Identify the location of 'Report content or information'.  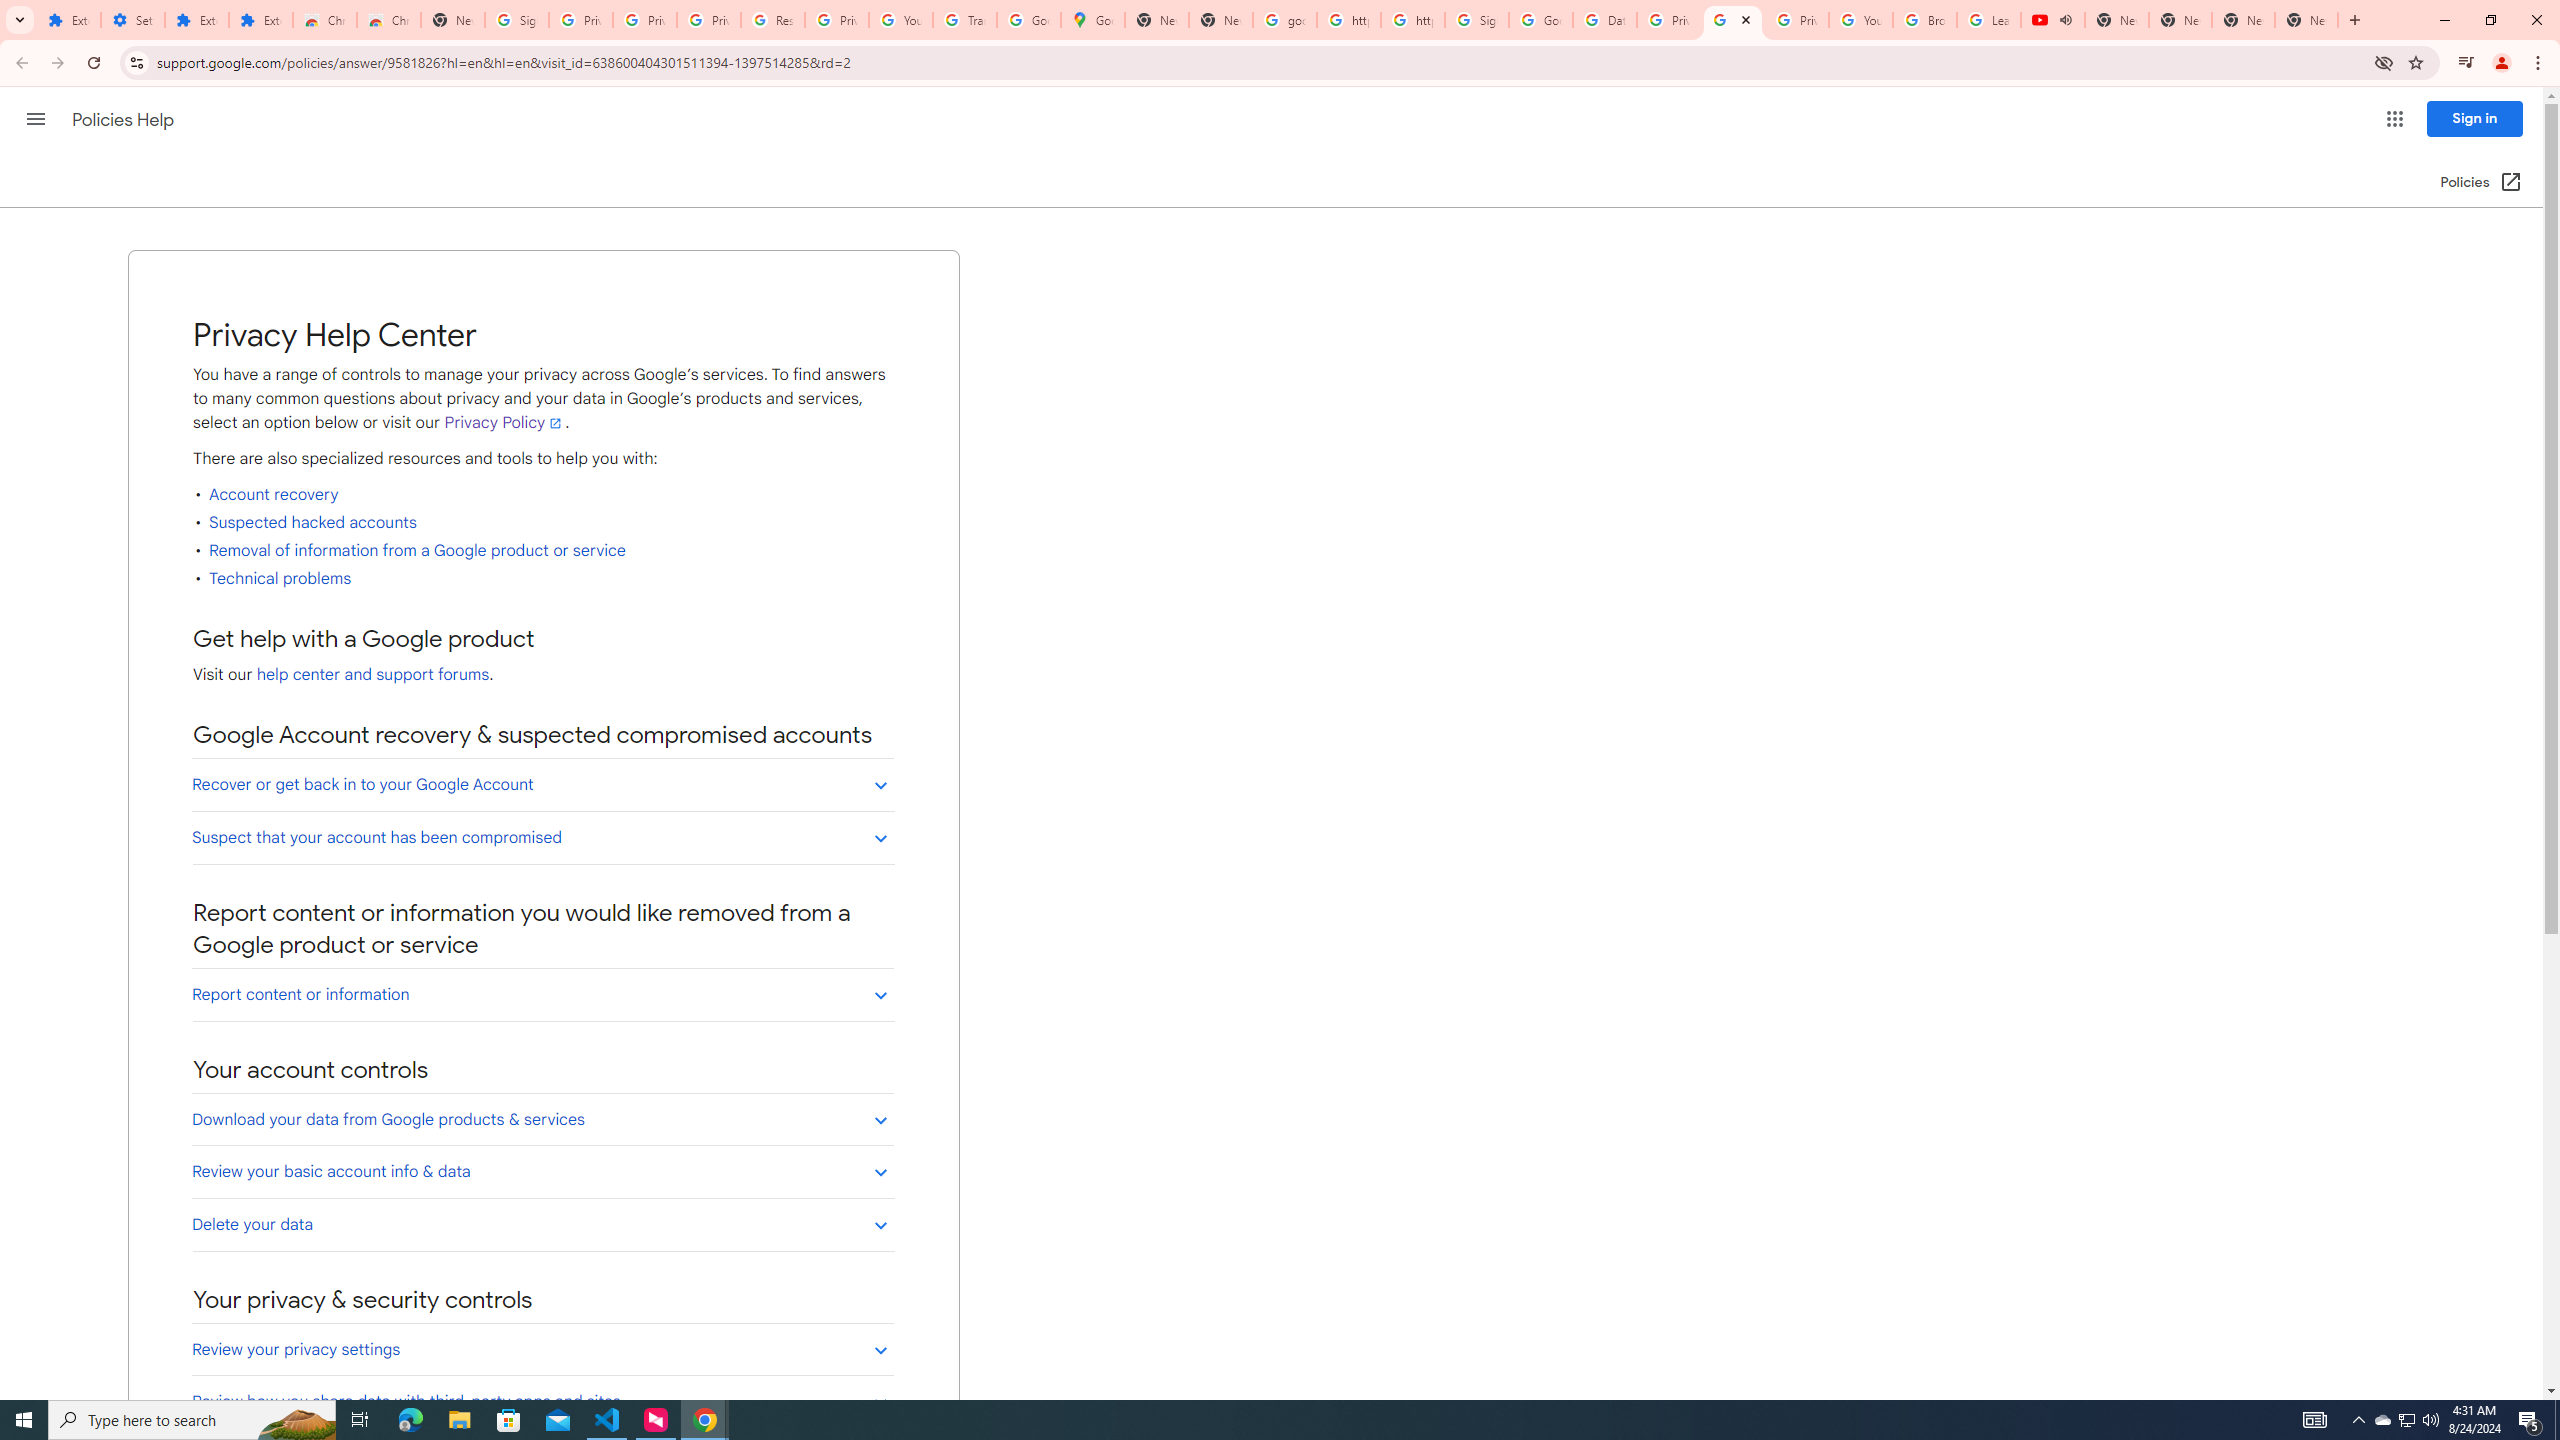
(542, 993).